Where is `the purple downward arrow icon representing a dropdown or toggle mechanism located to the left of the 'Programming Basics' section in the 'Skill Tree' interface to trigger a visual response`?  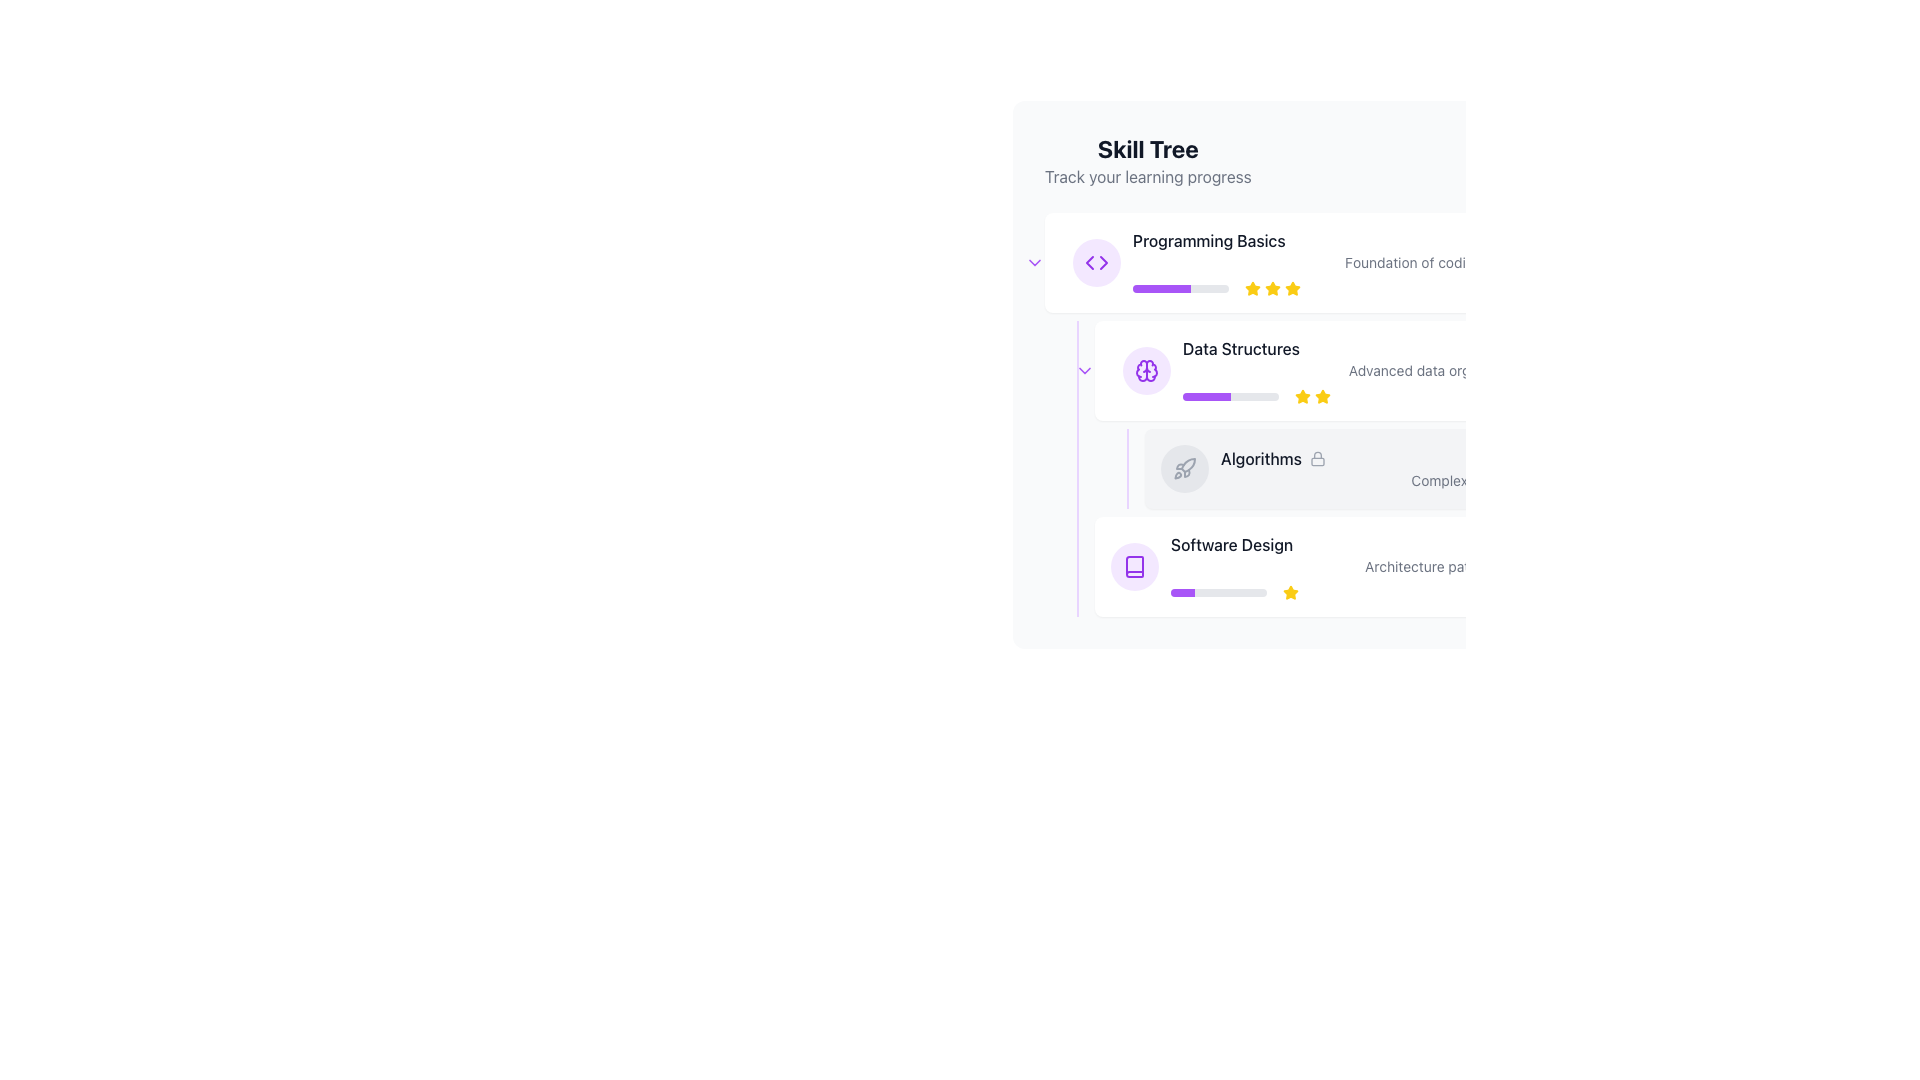
the purple downward arrow icon representing a dropdown or toggle mechanism located to the left of the 'Programming Basics' section in the 'Skill Tree' interface to trigger a visual response is located at coordinates (1035, 261).